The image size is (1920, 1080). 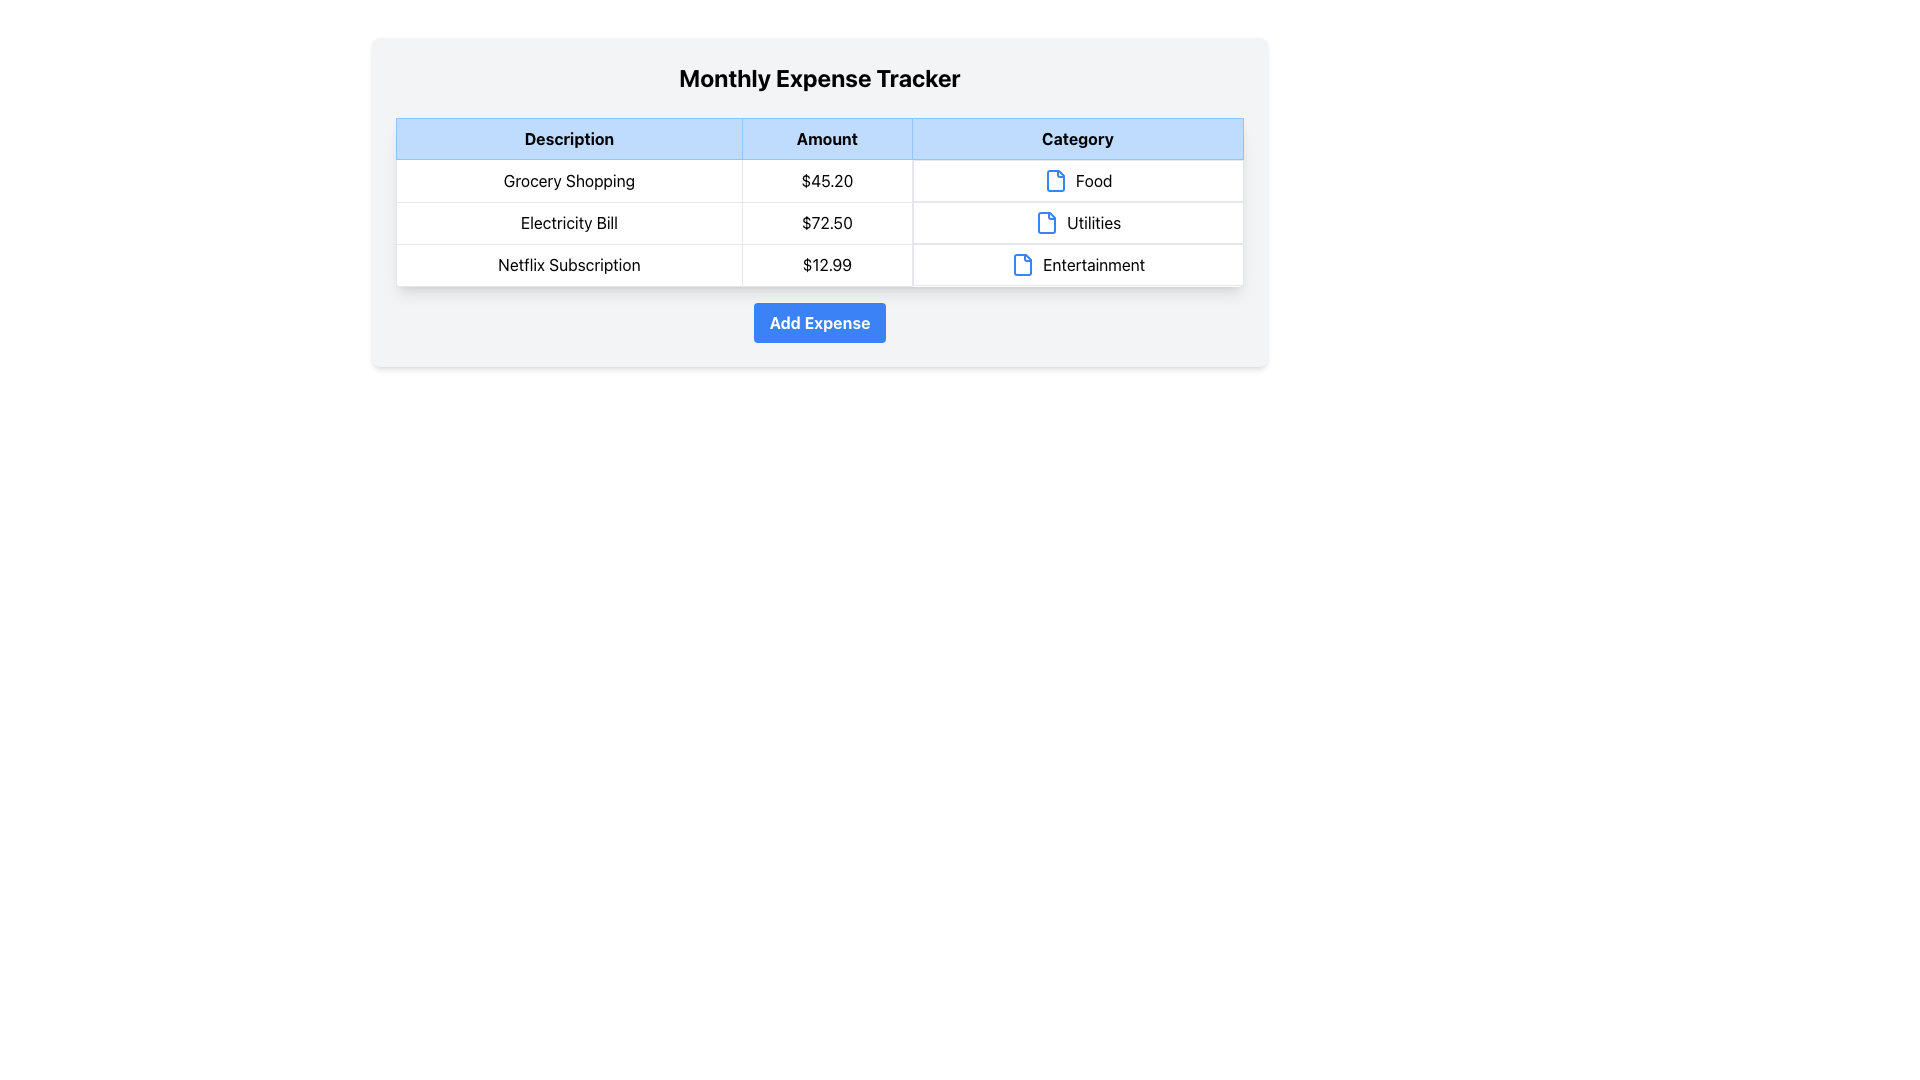 I want to click on the 'Amount' Text Label element, which has a light blue background and black bold text, positioned in the middle of the table header between 'Description' and 'Category', so click(x=827, y=137).